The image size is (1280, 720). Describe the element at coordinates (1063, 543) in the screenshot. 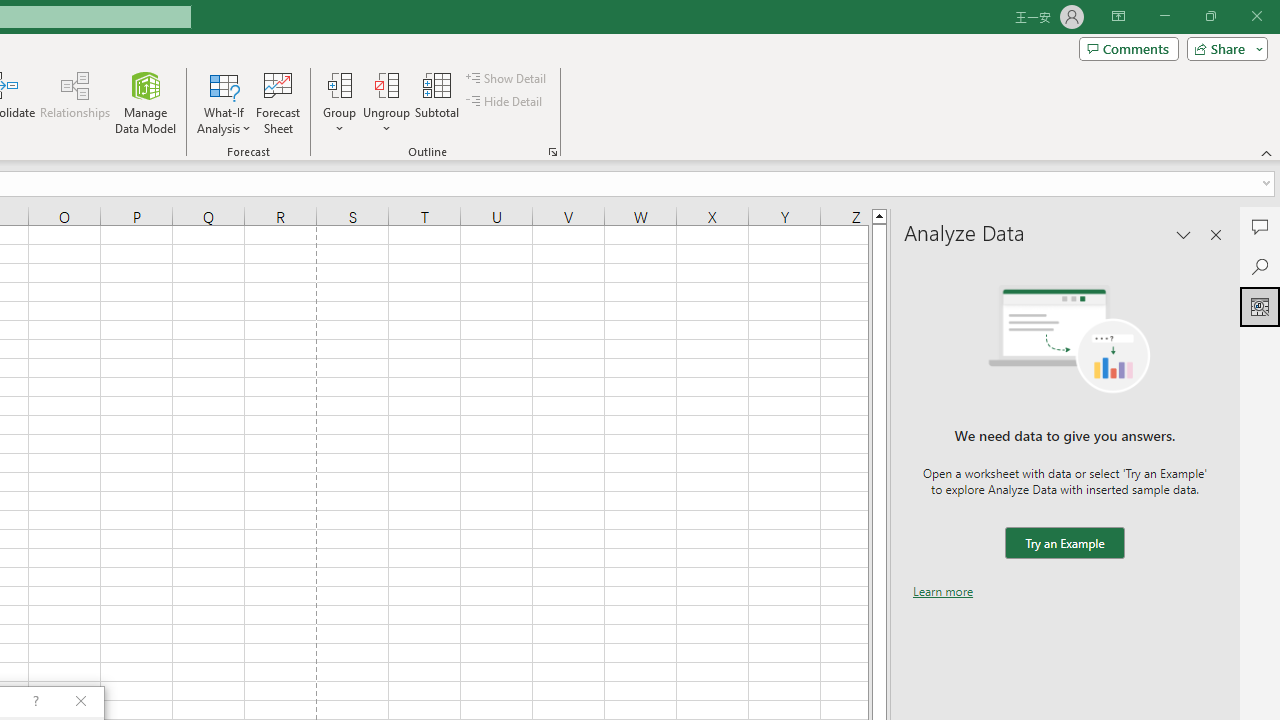

I see `'We need data to give you answers. Try an Example'` at that location.